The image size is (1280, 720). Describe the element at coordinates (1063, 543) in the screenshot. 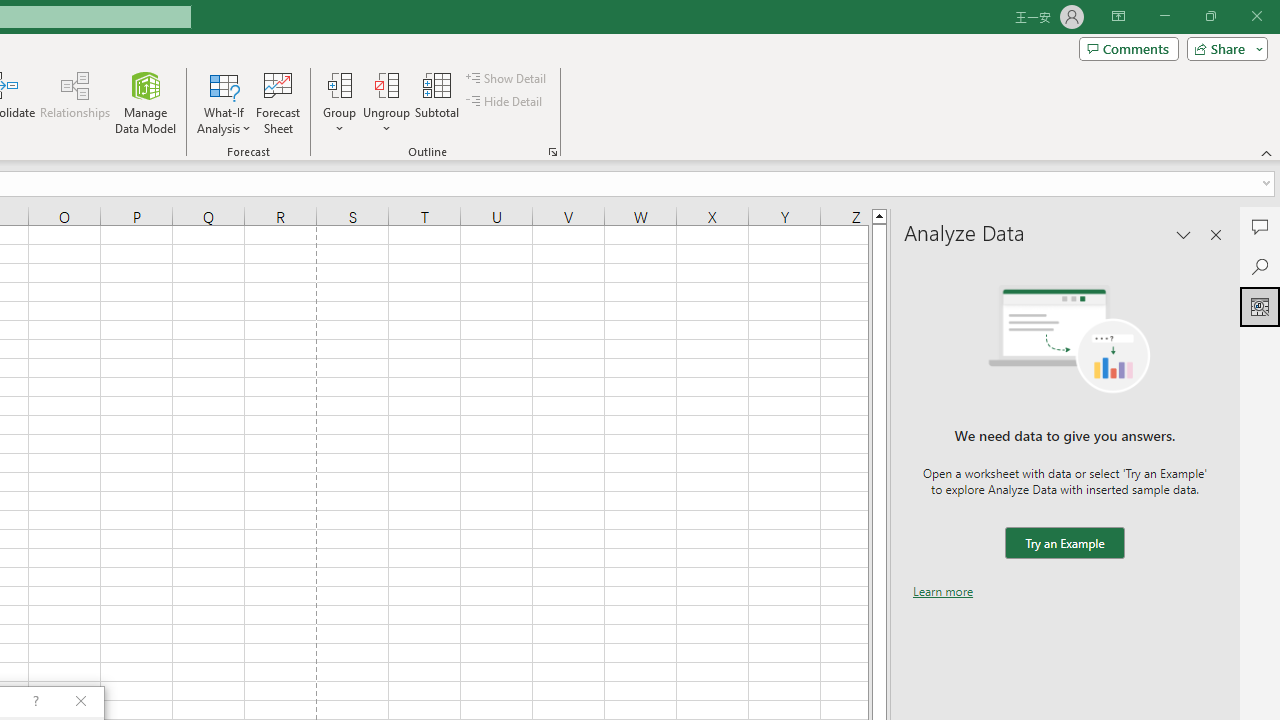

I see `'We need data to give you answers. Try an Example'` at that location.